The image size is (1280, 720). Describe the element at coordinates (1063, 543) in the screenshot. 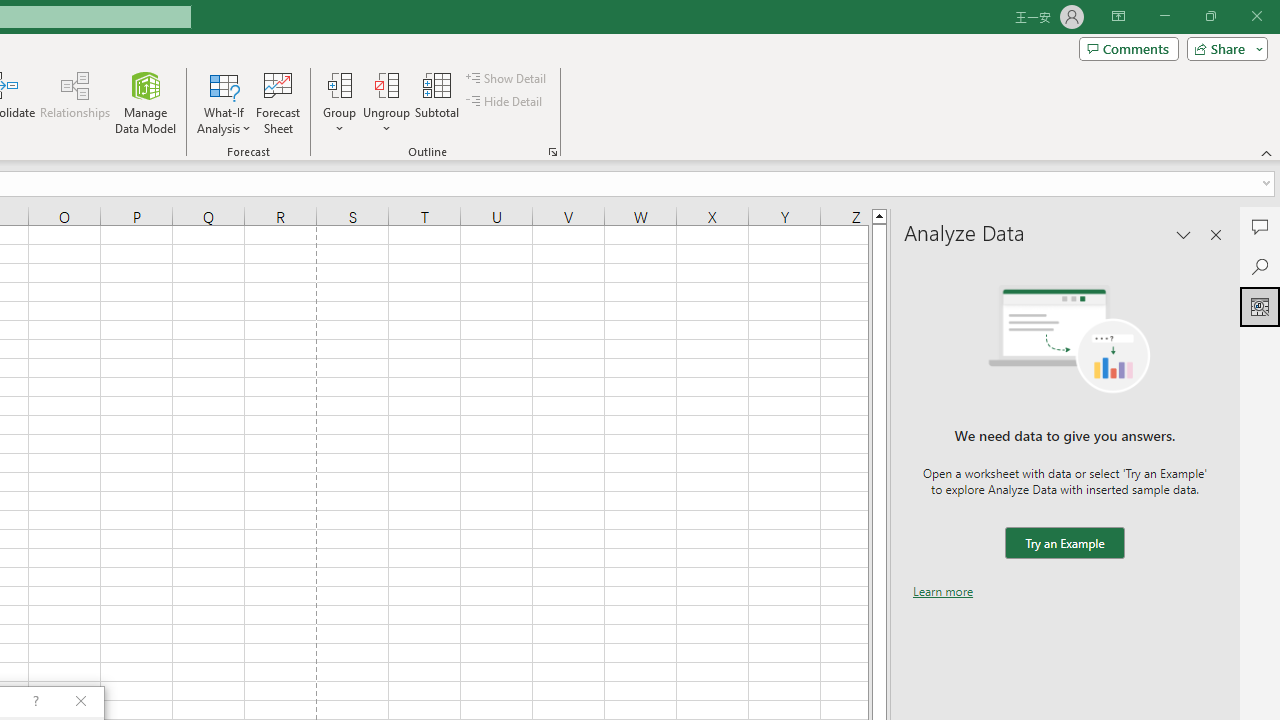

I see `'We need data to give you answers. Try an Example'` at that location.